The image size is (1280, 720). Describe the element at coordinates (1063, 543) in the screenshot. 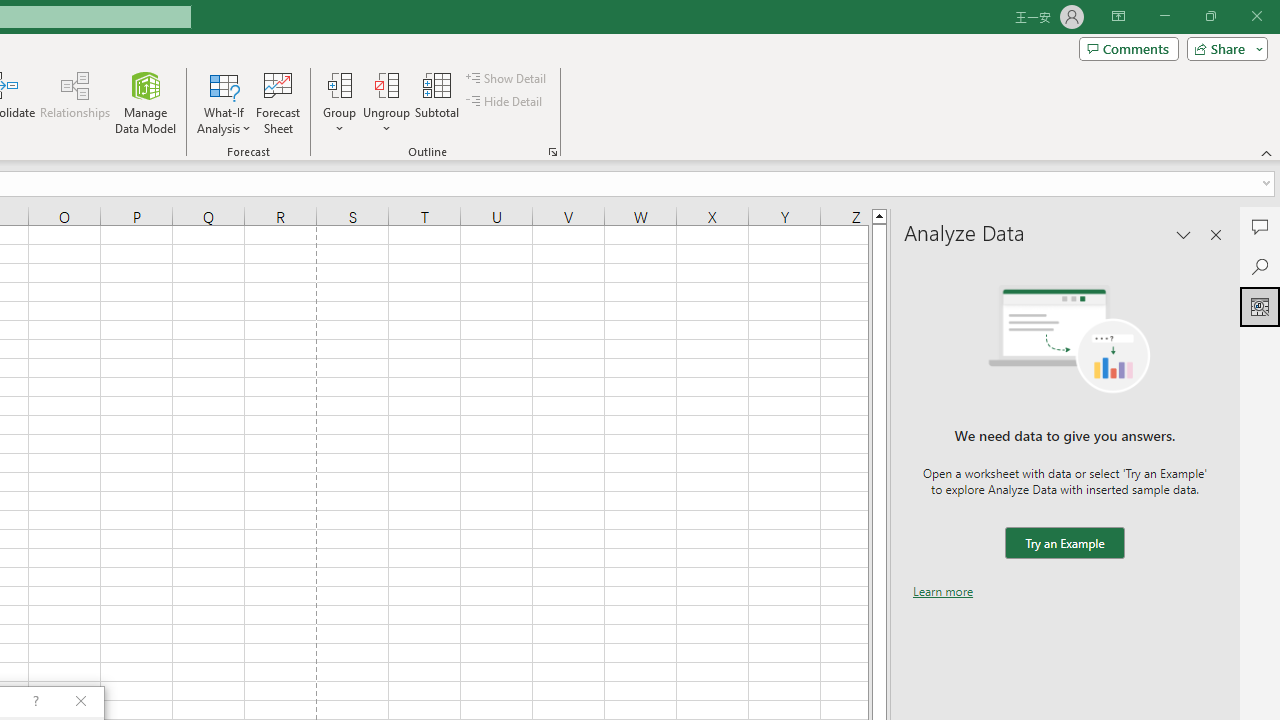

I see `'We need data to give you answers. Try an Example'` at that location.